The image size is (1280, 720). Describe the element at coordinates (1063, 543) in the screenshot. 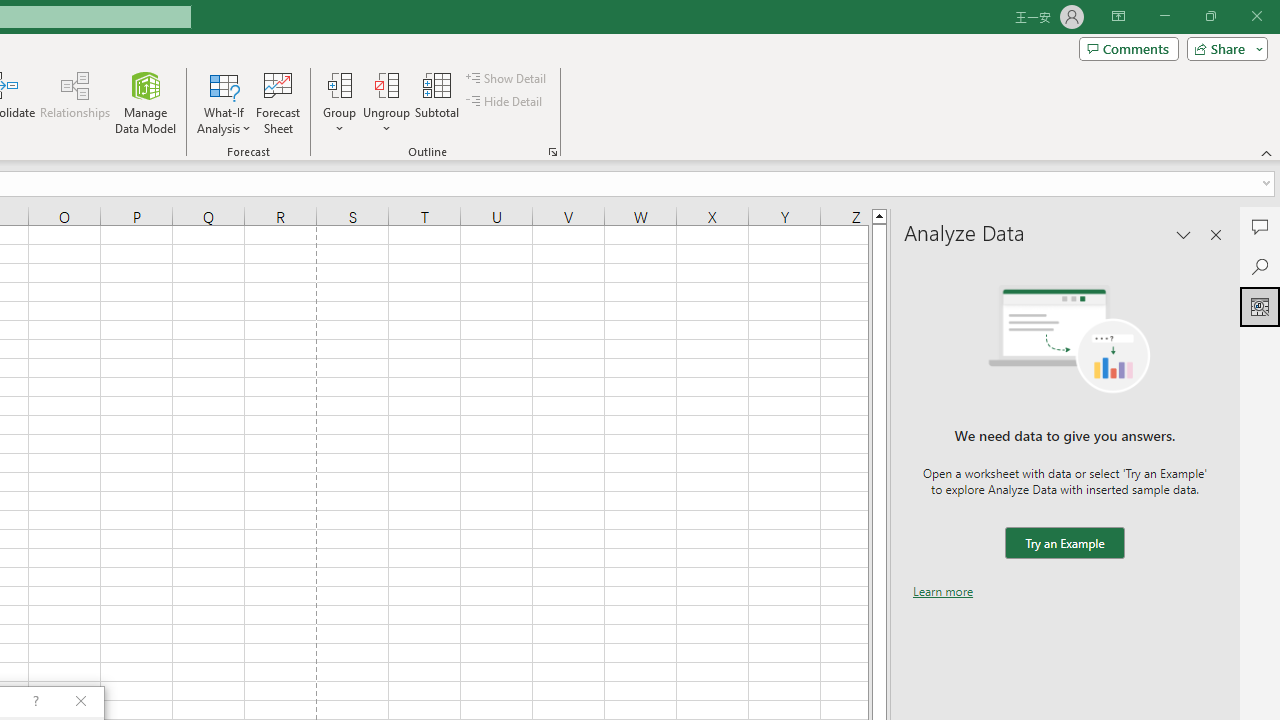

I see `'We need data to give you answers. Try an Example'` at that location.